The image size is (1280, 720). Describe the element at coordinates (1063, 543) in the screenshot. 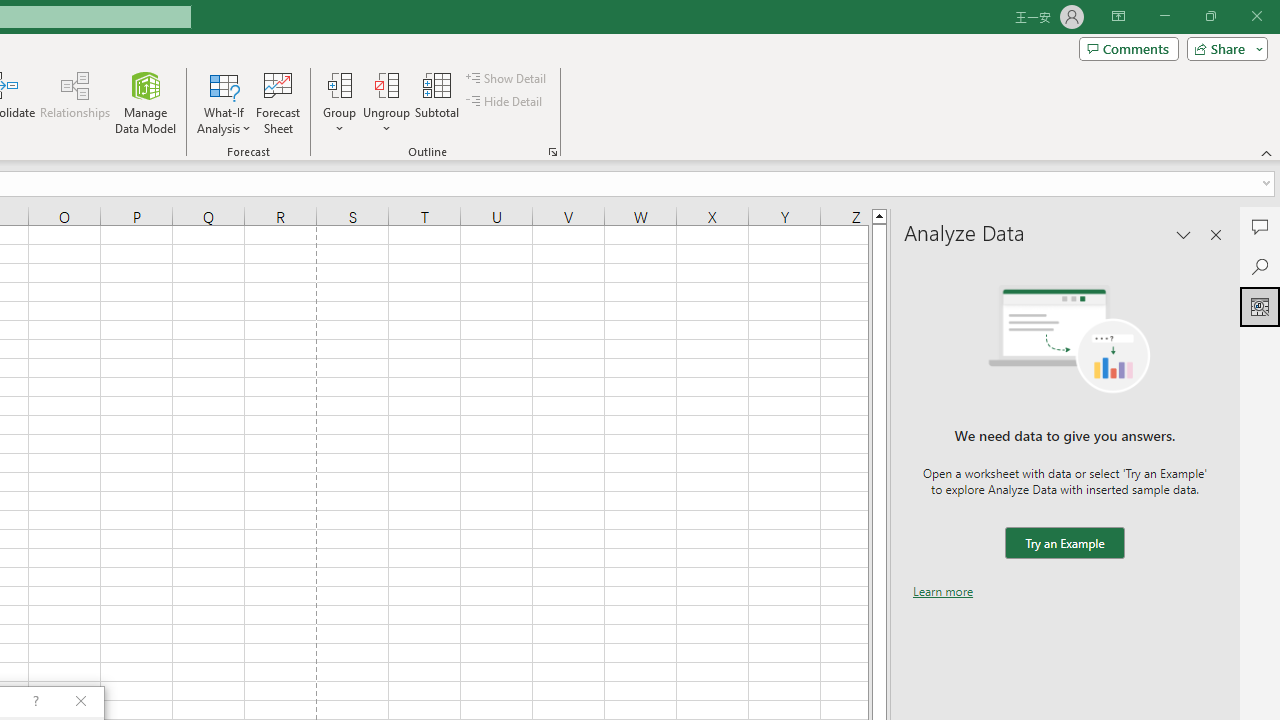

I see `'We need data to give you answers. Try an Example'` at that location.